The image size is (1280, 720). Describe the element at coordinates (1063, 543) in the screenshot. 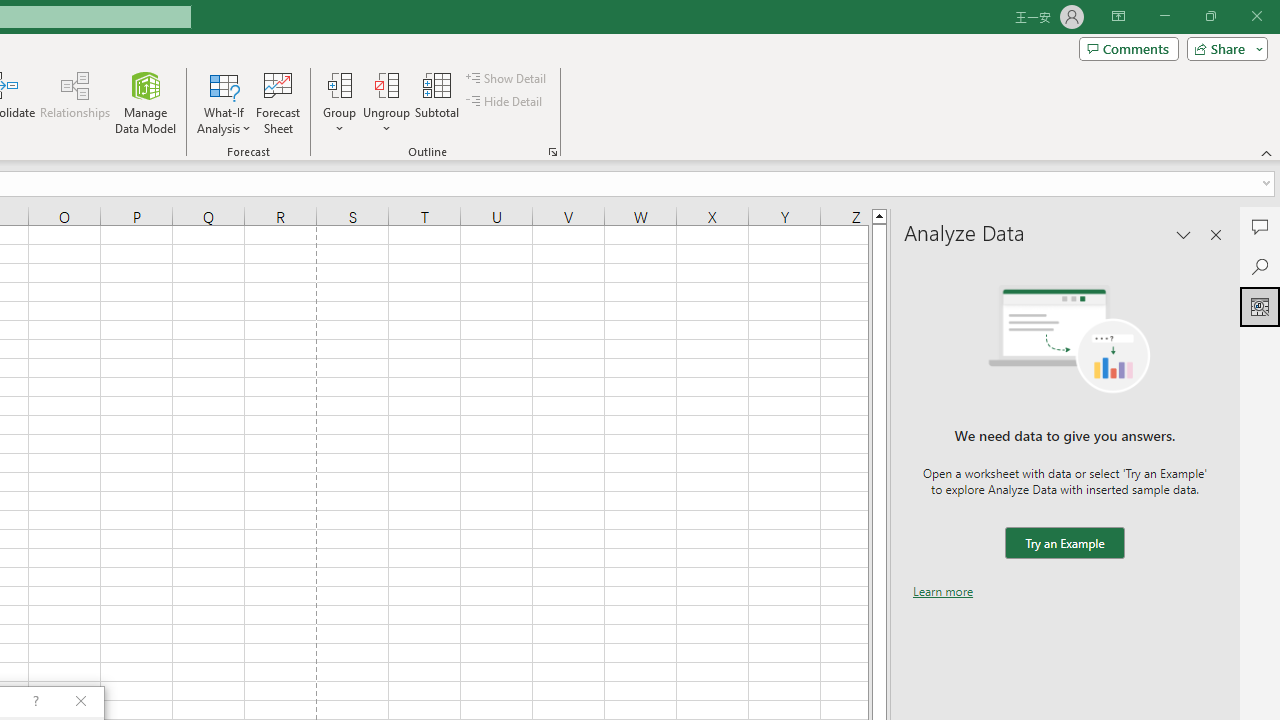

I see `'We need data to give you answers. Try an Example'` at that location.